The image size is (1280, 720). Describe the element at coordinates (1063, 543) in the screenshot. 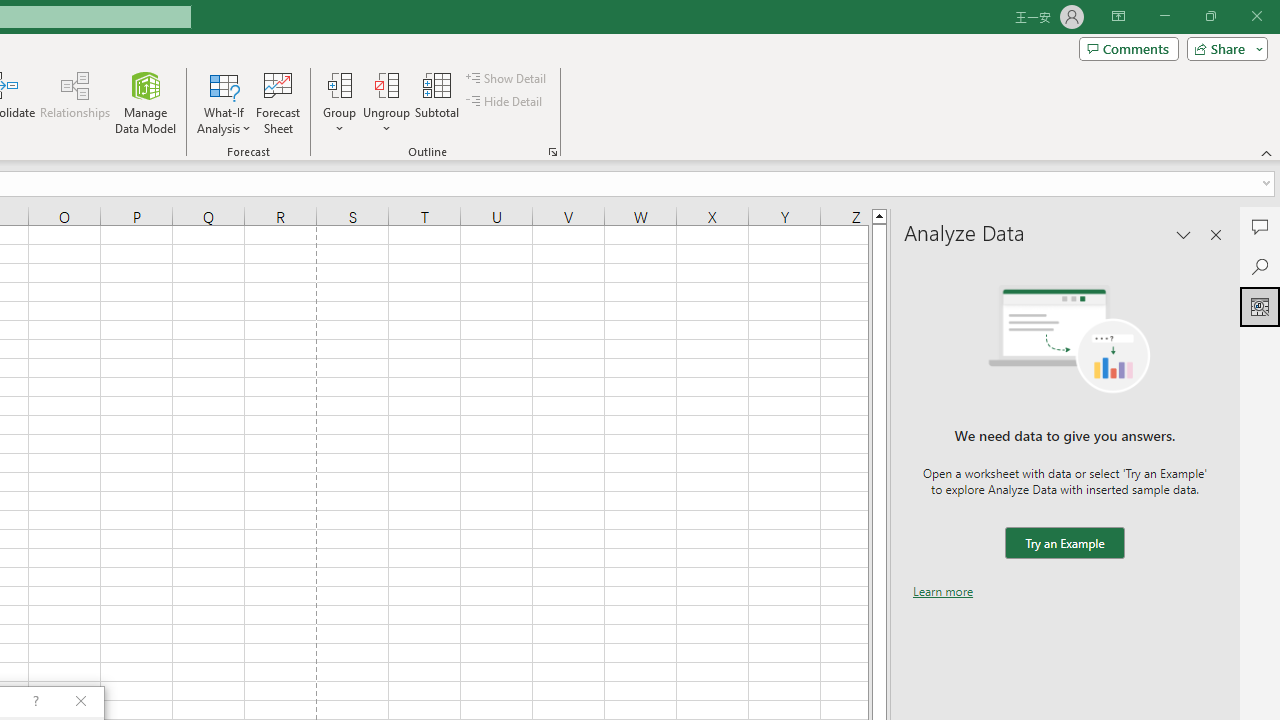

I see `'We need data to give you answers. Try an Example'` at that location.